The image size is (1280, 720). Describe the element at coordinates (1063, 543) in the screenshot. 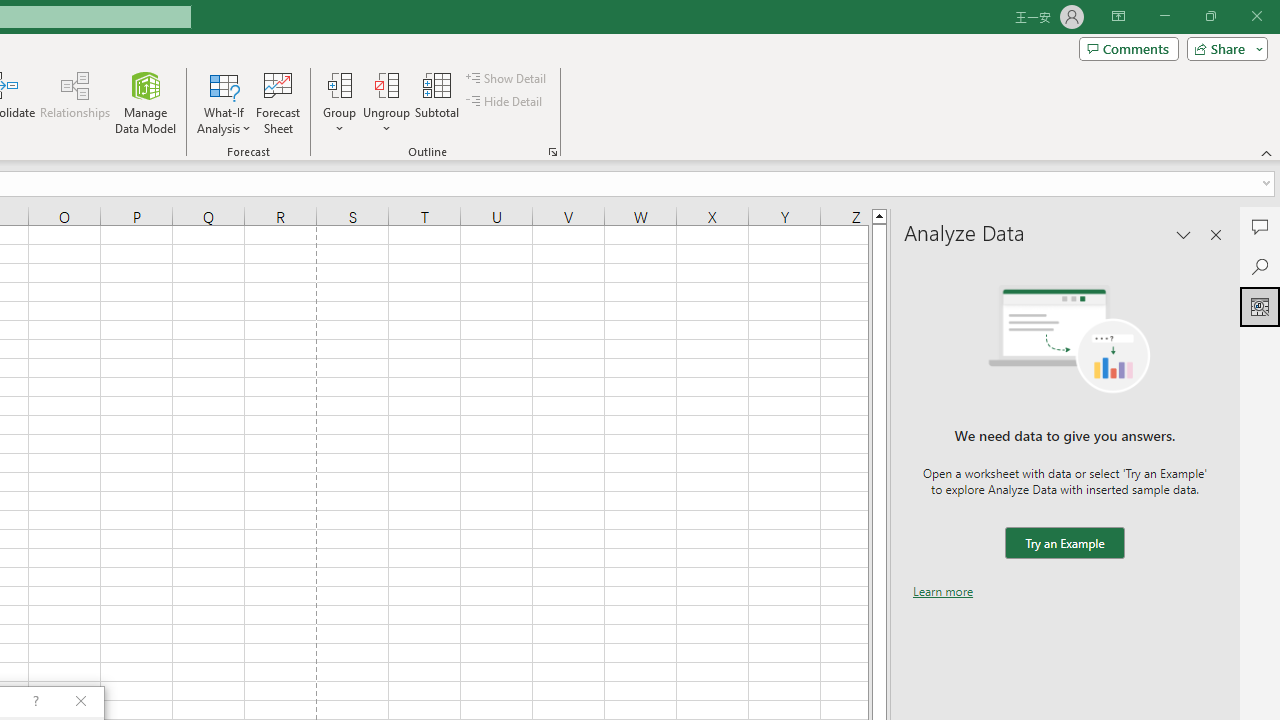

I see `'We need data to give you answers. Try an Example'` at that location.